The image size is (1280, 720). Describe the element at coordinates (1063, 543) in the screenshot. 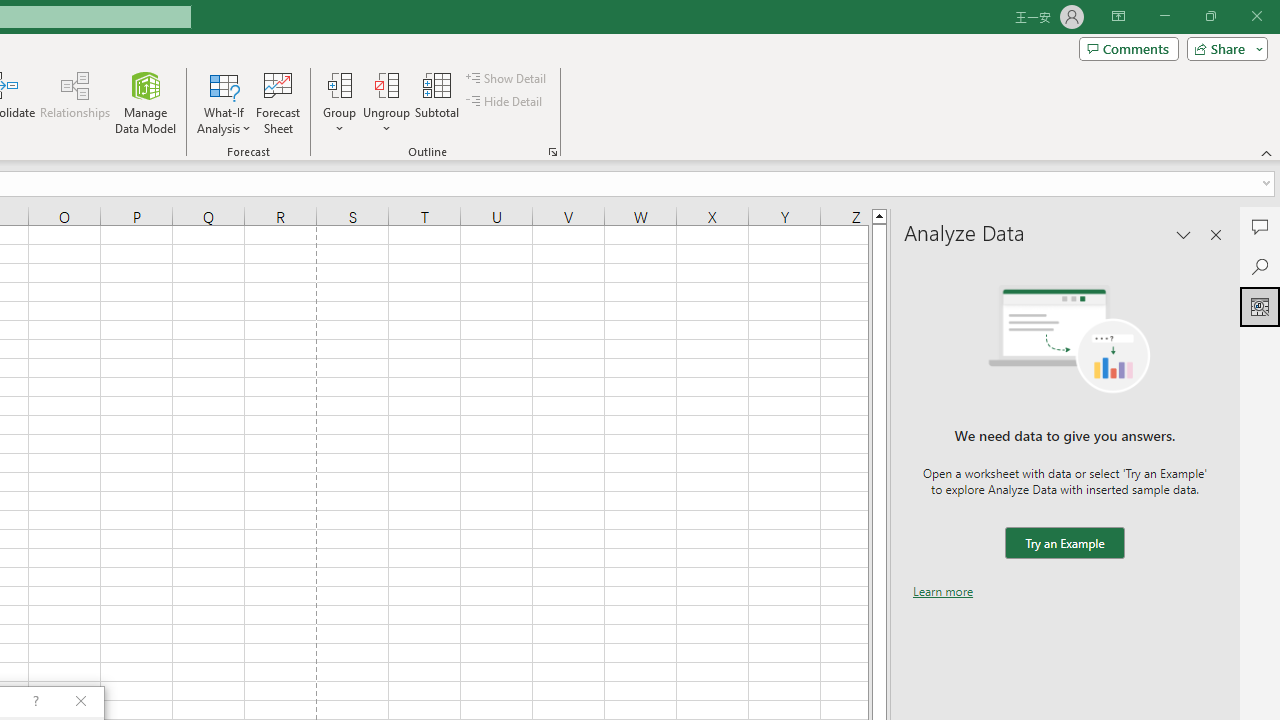

I see `'We need data to give you answers. Try an Example'` at that location.